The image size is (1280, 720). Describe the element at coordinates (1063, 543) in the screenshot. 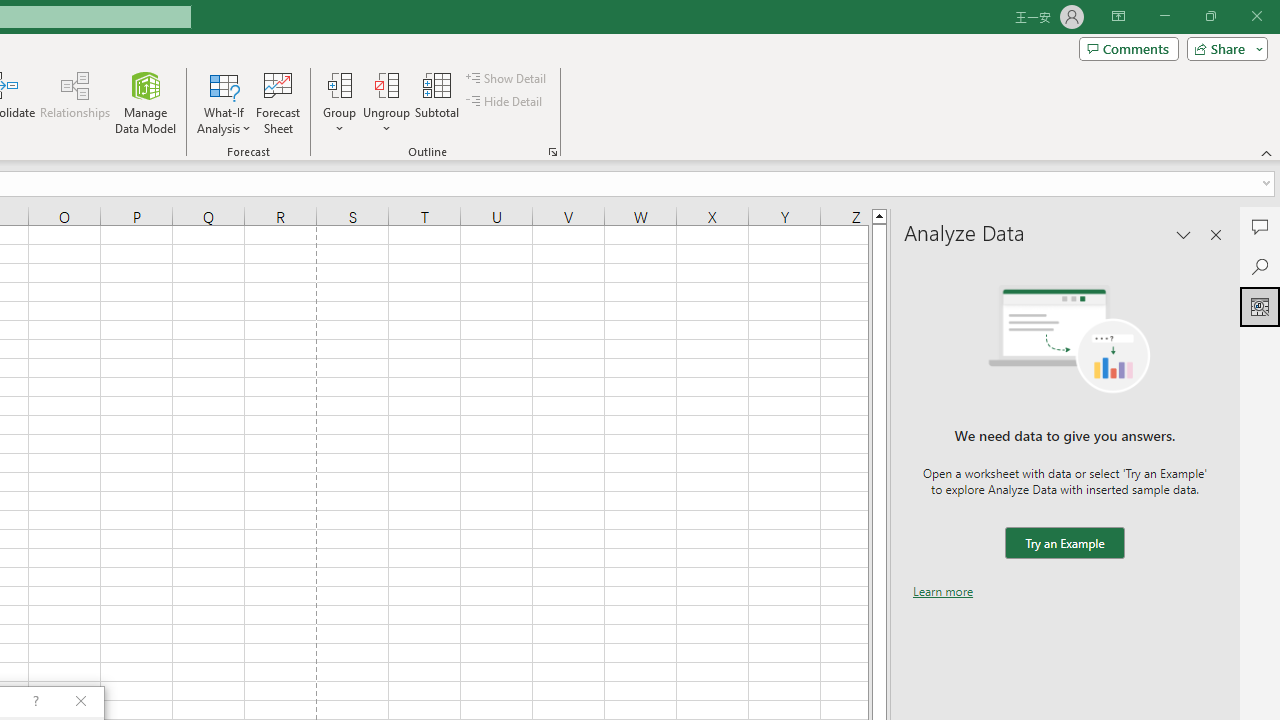

I see `'We need data to give you answers. Try an Example'` at that location.